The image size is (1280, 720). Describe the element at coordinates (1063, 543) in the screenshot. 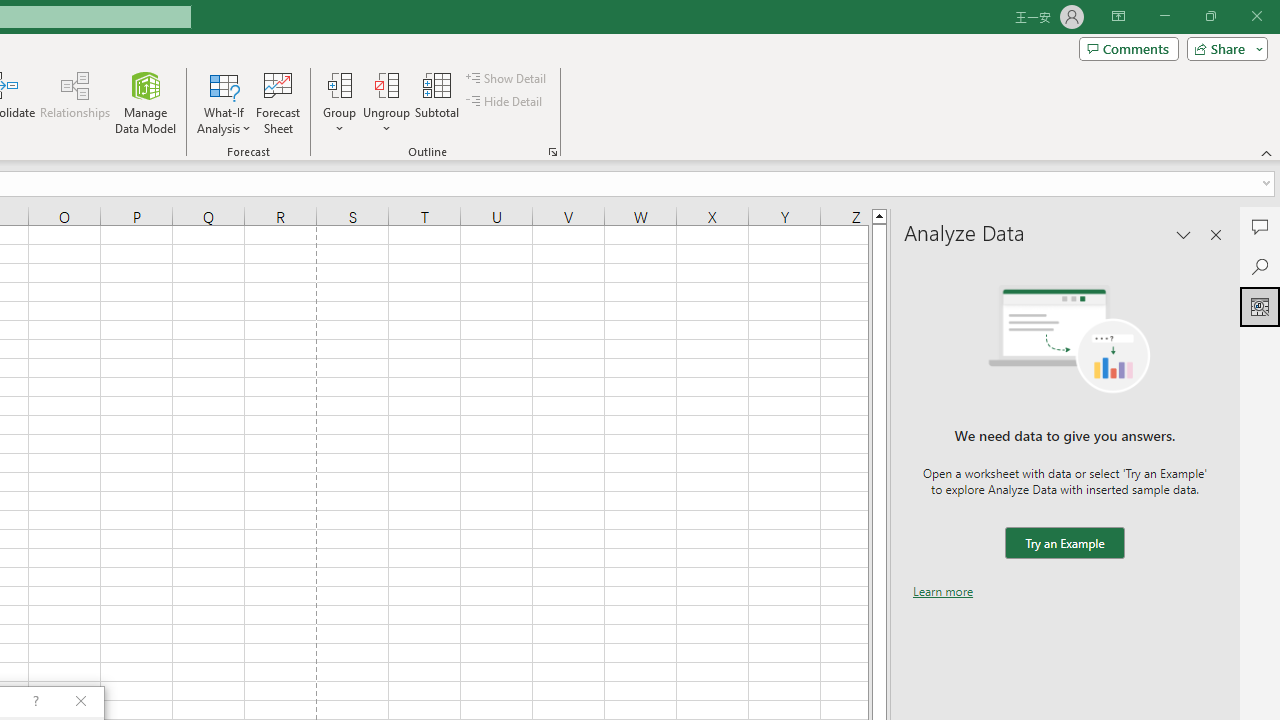

I see `'We need data to give you answers. Try an Example'` at that location.